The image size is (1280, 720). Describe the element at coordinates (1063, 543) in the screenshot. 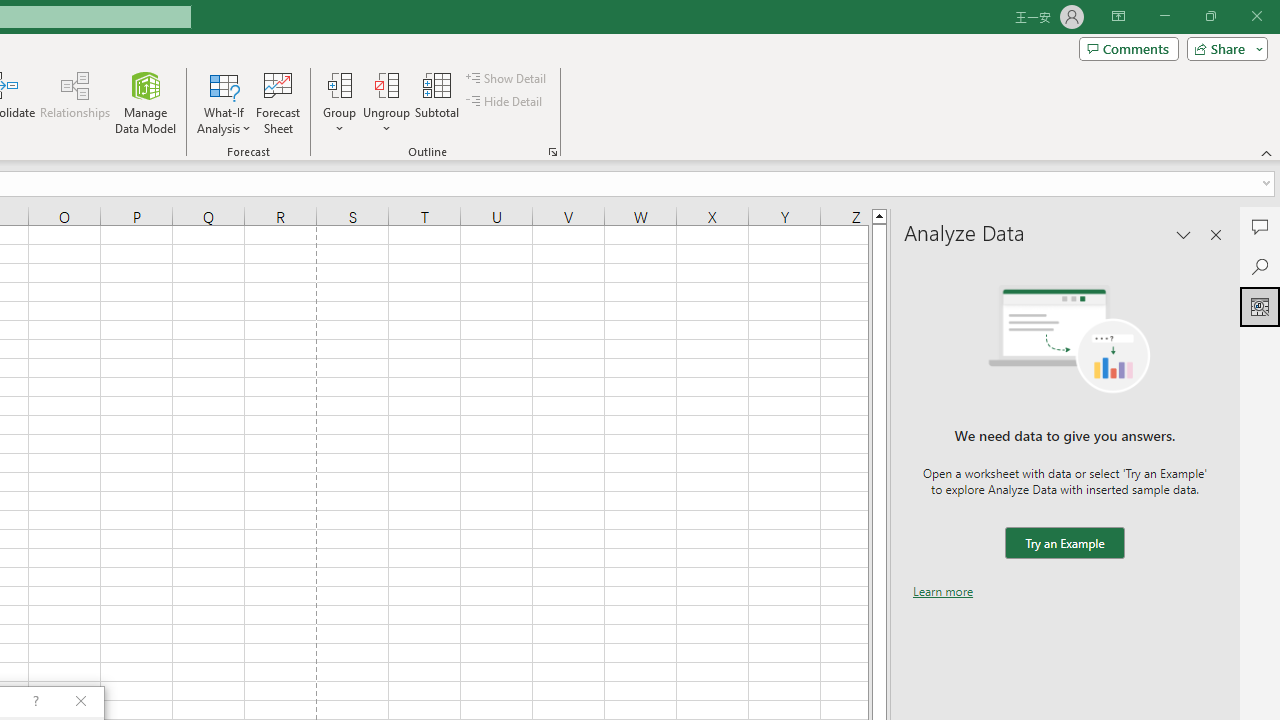

I see `'We need data to give you answers. Try an Example'` at that location.